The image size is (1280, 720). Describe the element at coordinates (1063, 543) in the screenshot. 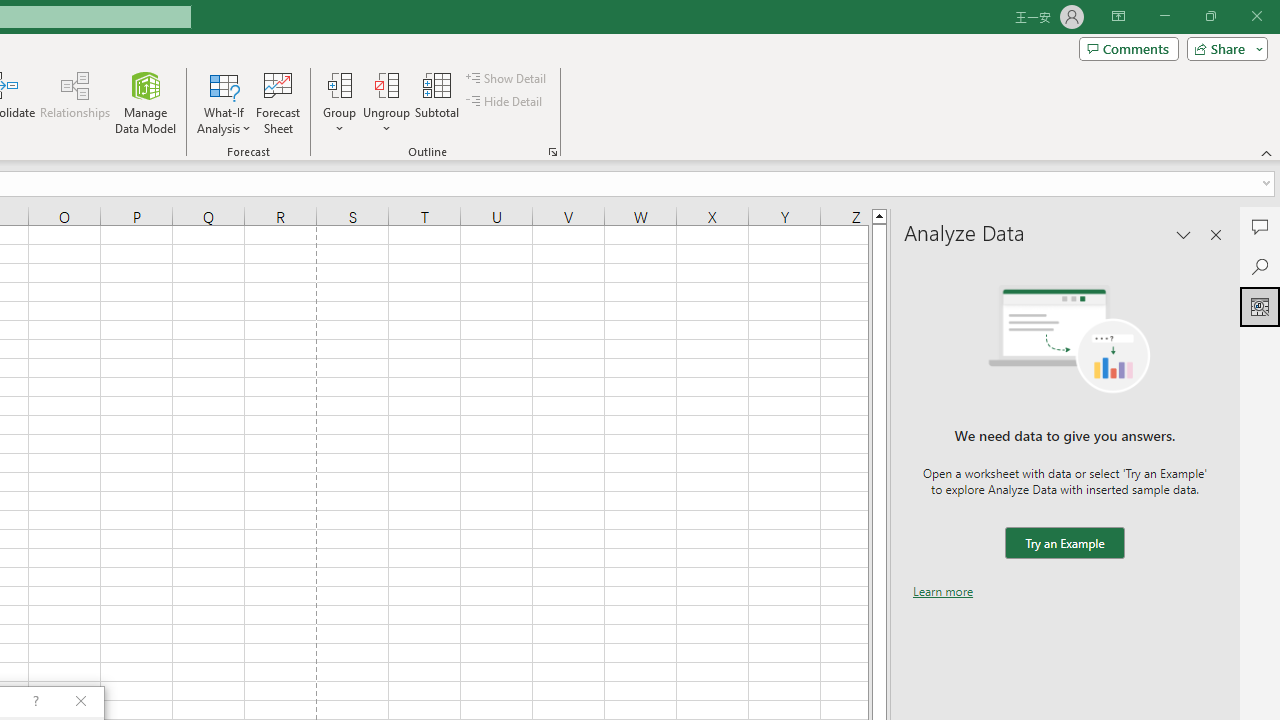

I see `'We need data to give you answers. Try an Example'` at that location.